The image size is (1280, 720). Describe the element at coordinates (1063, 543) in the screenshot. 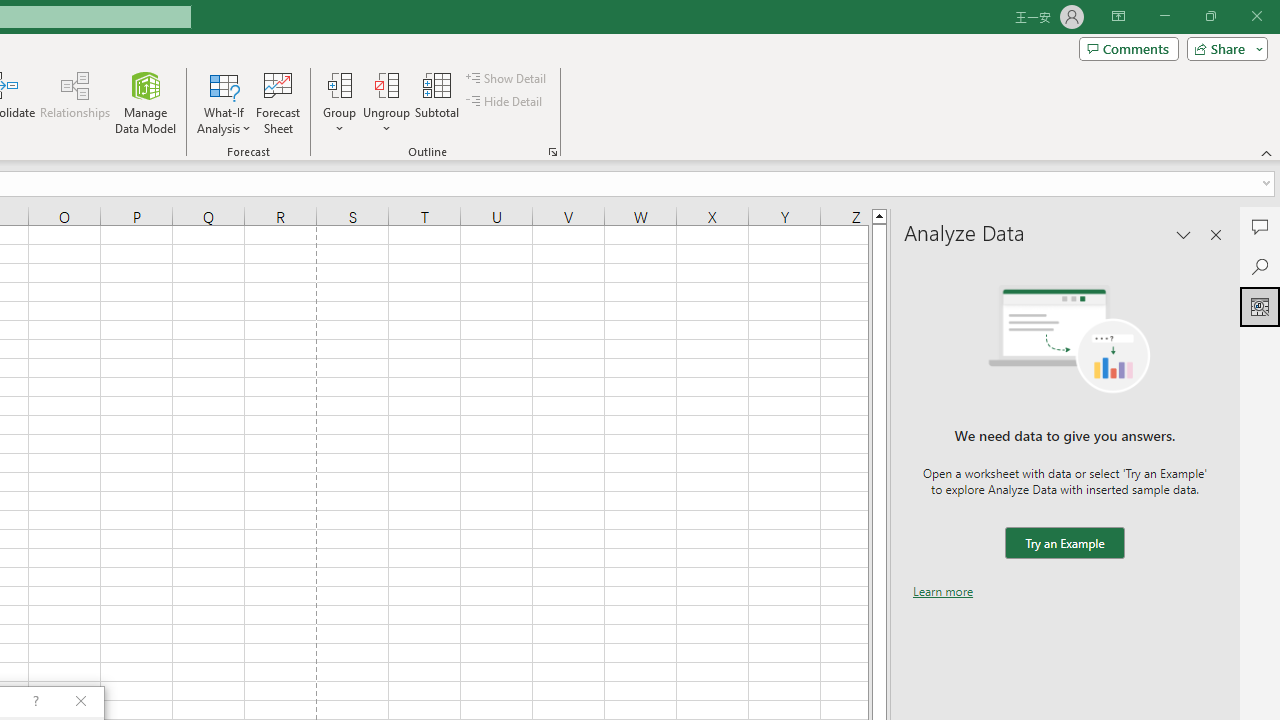

I see `'We need data to give you answers. Try an Example'` at that location.